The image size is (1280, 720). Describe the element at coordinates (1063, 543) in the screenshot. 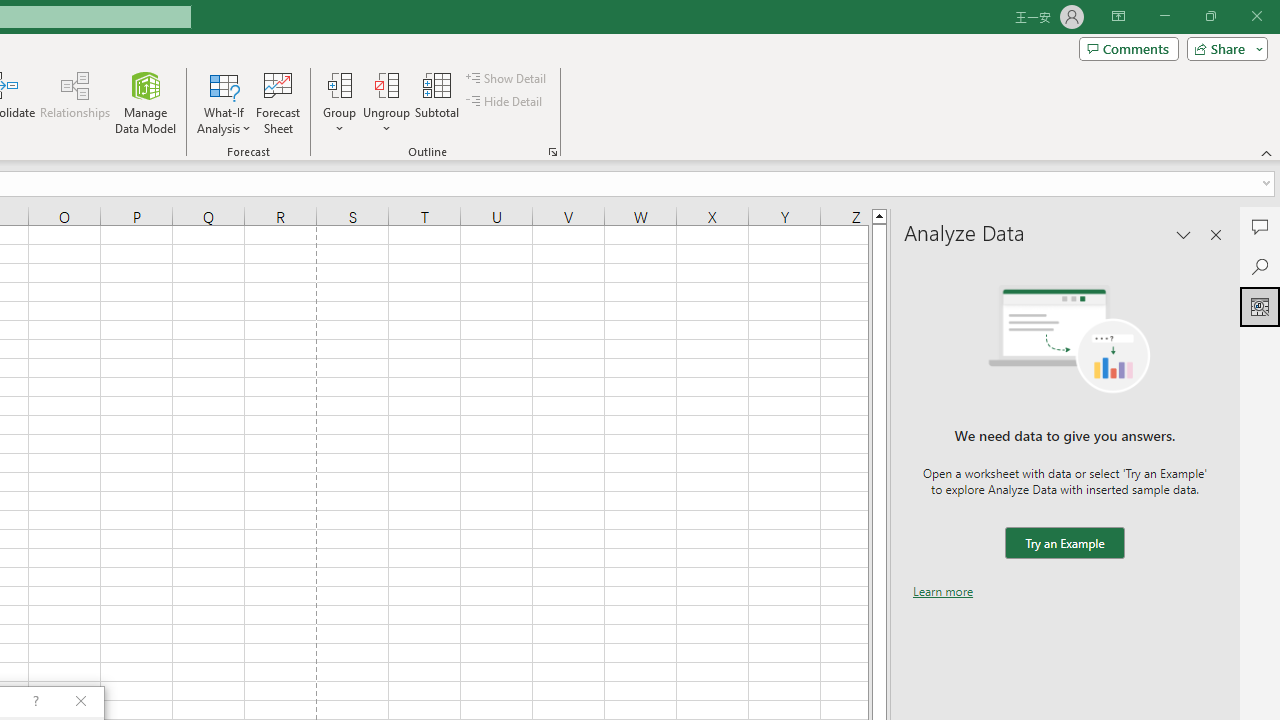

I see `'We need data to give you answers. Try an Example'` at that location.